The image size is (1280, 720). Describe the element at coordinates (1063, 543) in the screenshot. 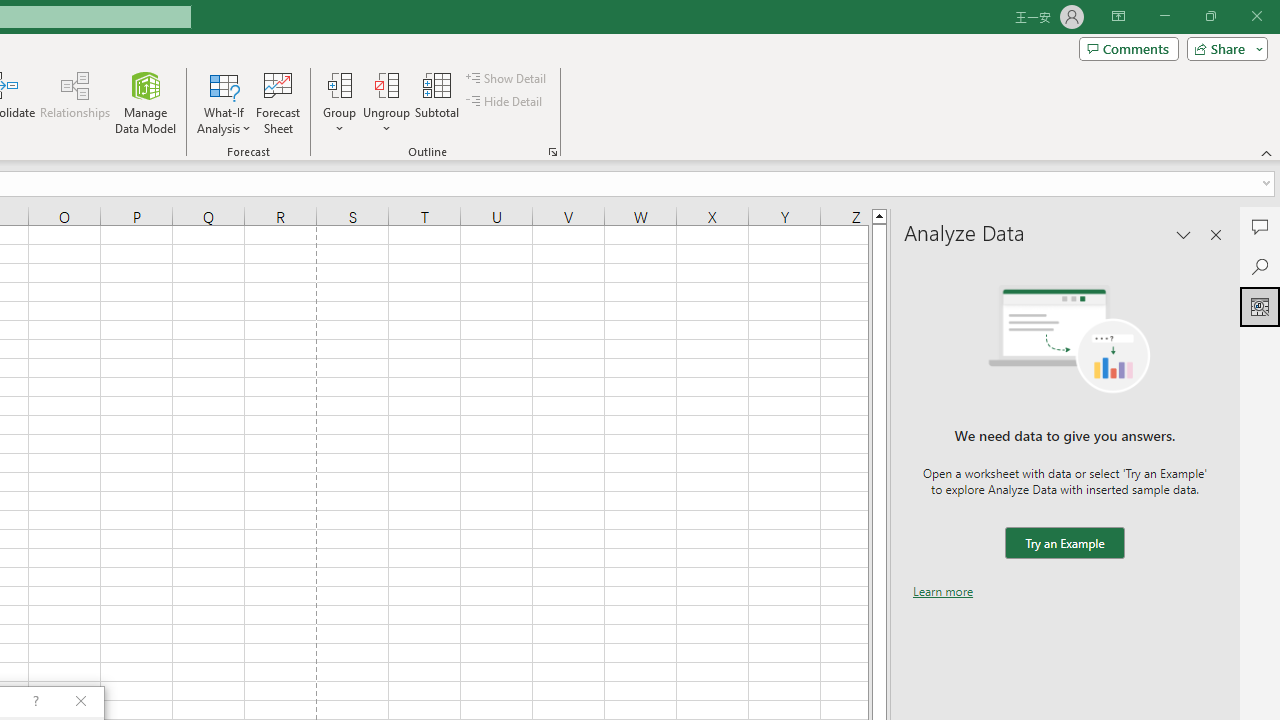

I see `'We need data to give you answers. Try an Example'` at that location.